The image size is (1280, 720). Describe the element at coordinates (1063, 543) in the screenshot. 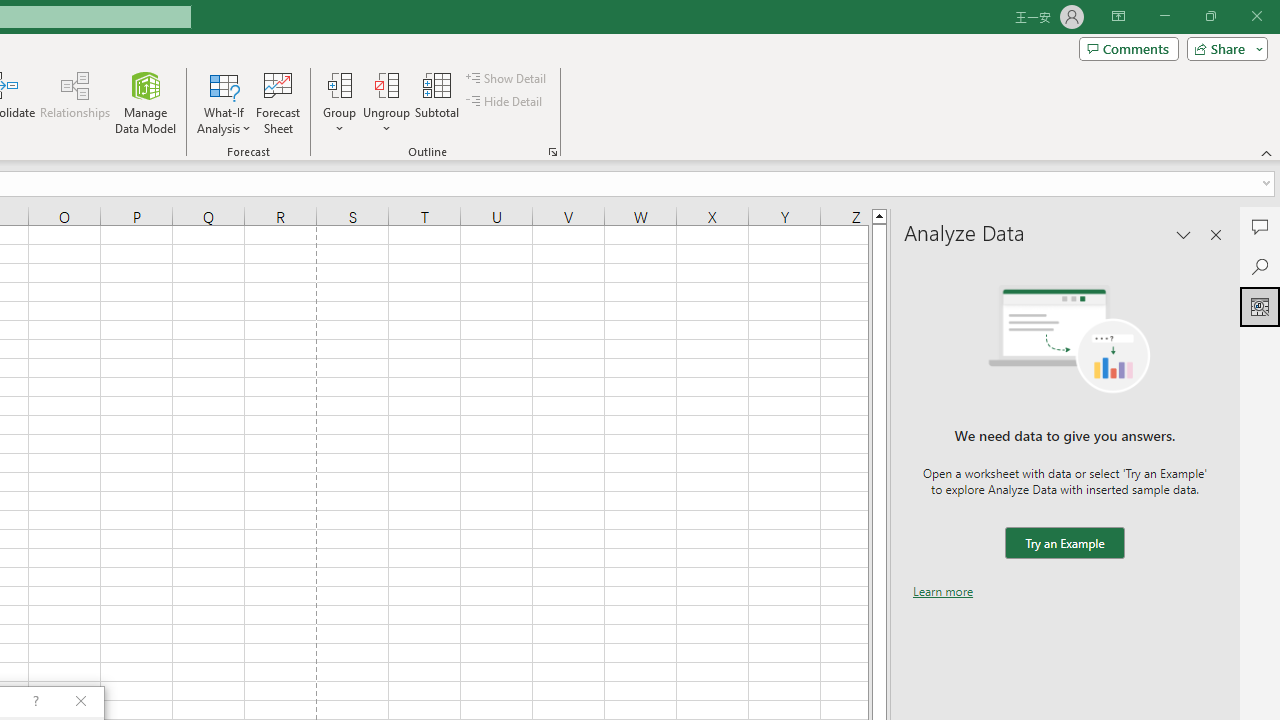

I see `'We need data to give you answers. Try an Example'` at that location.